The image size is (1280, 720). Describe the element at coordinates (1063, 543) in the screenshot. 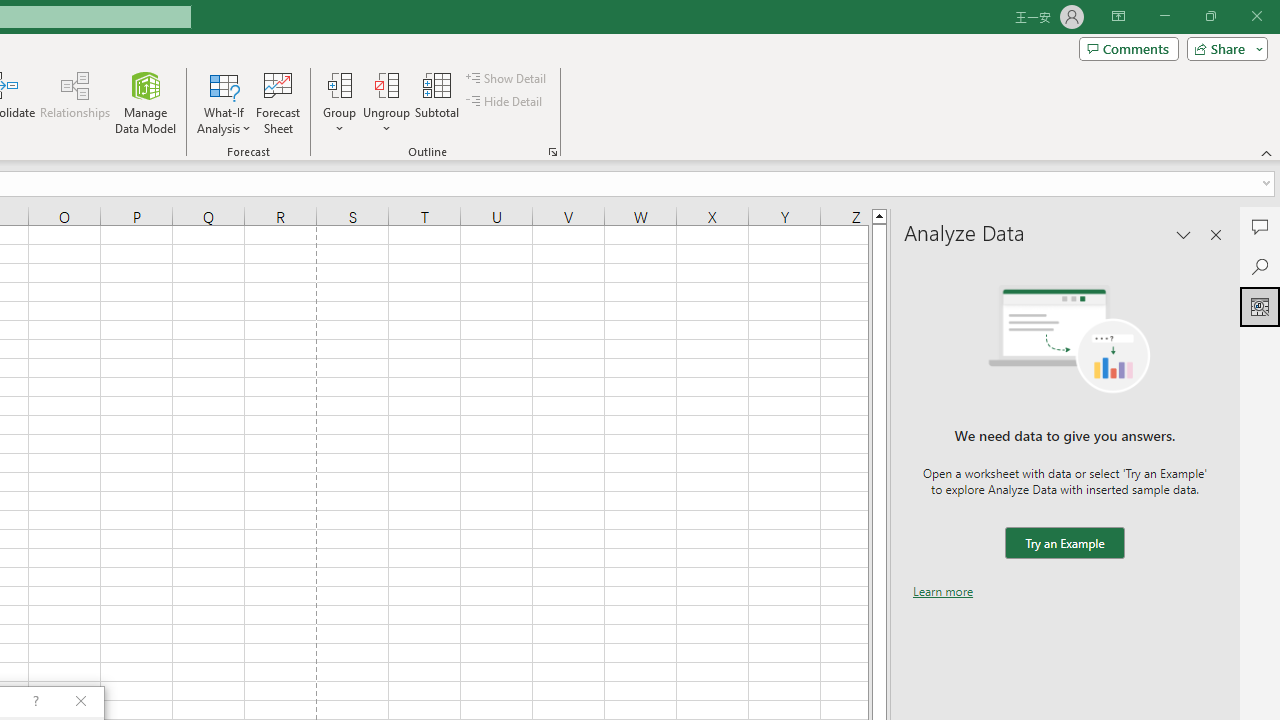

I see `'We need data to give you answers. Try an Example'` at that location.